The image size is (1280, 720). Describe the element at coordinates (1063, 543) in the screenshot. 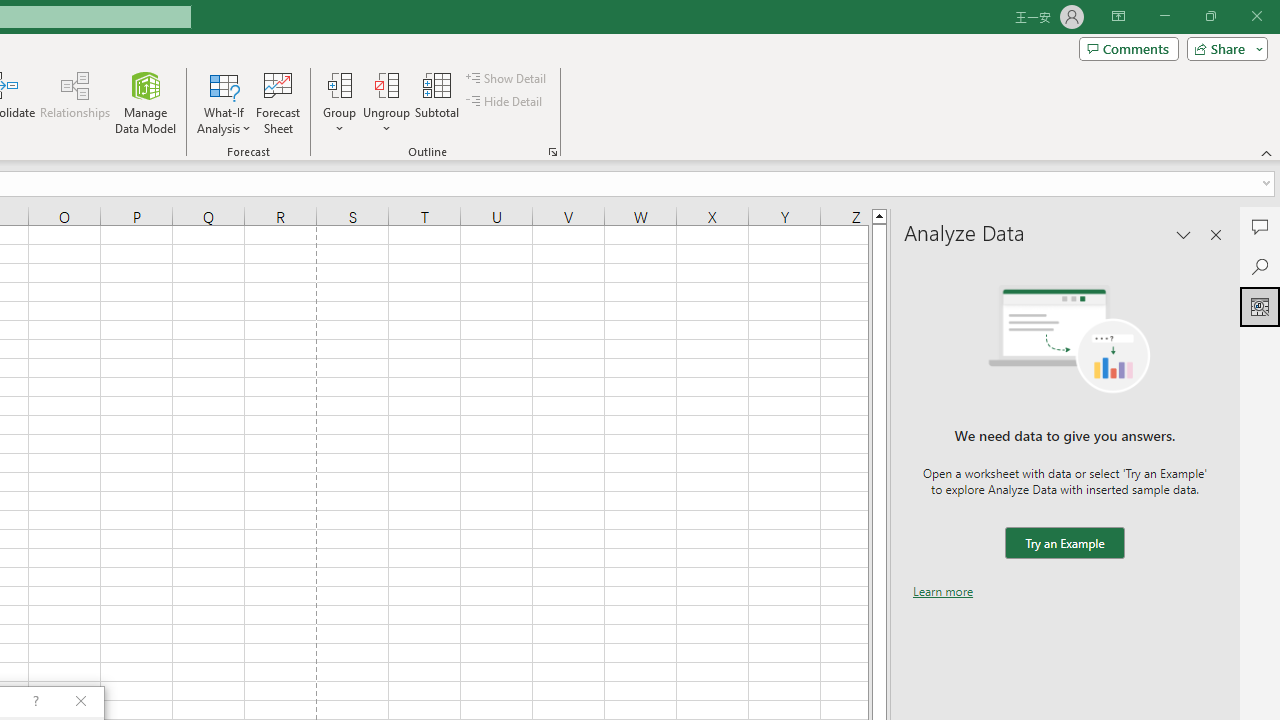

I see `'We need data to give you answers. Try an Example'` at that location.